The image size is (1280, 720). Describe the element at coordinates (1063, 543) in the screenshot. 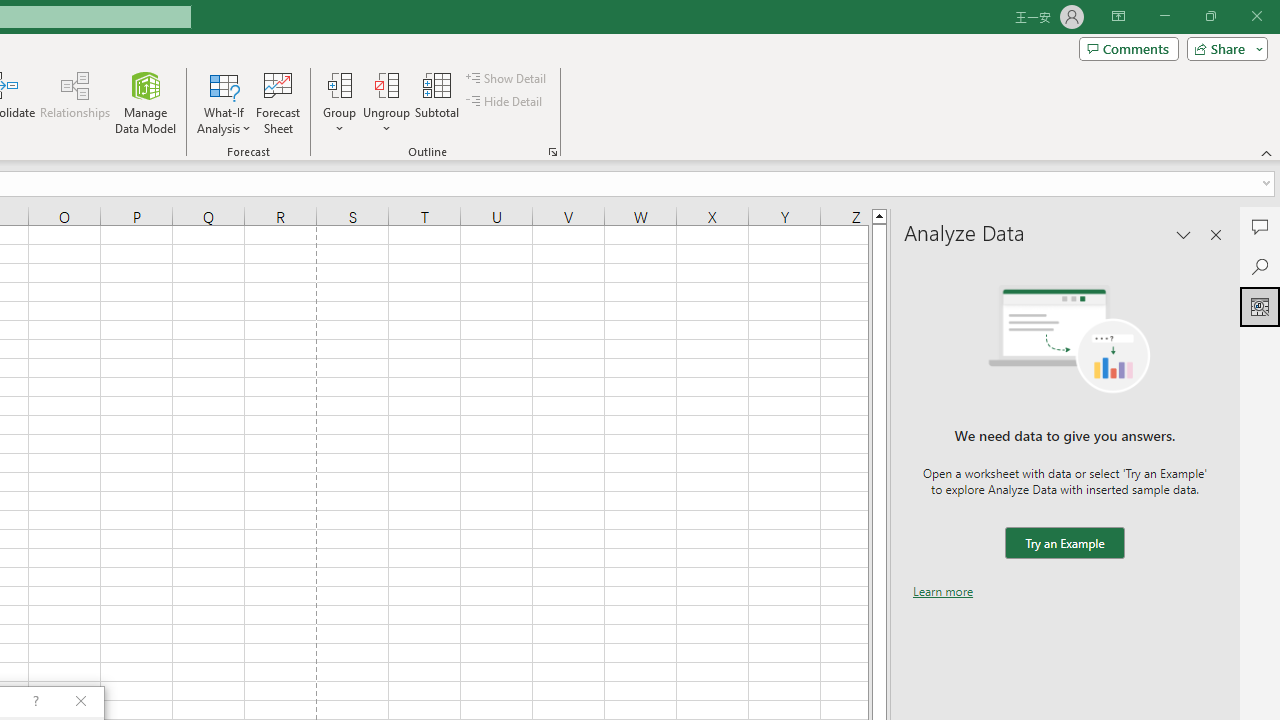

I see `'We need data to give you answers. Try an Example'` at that location.